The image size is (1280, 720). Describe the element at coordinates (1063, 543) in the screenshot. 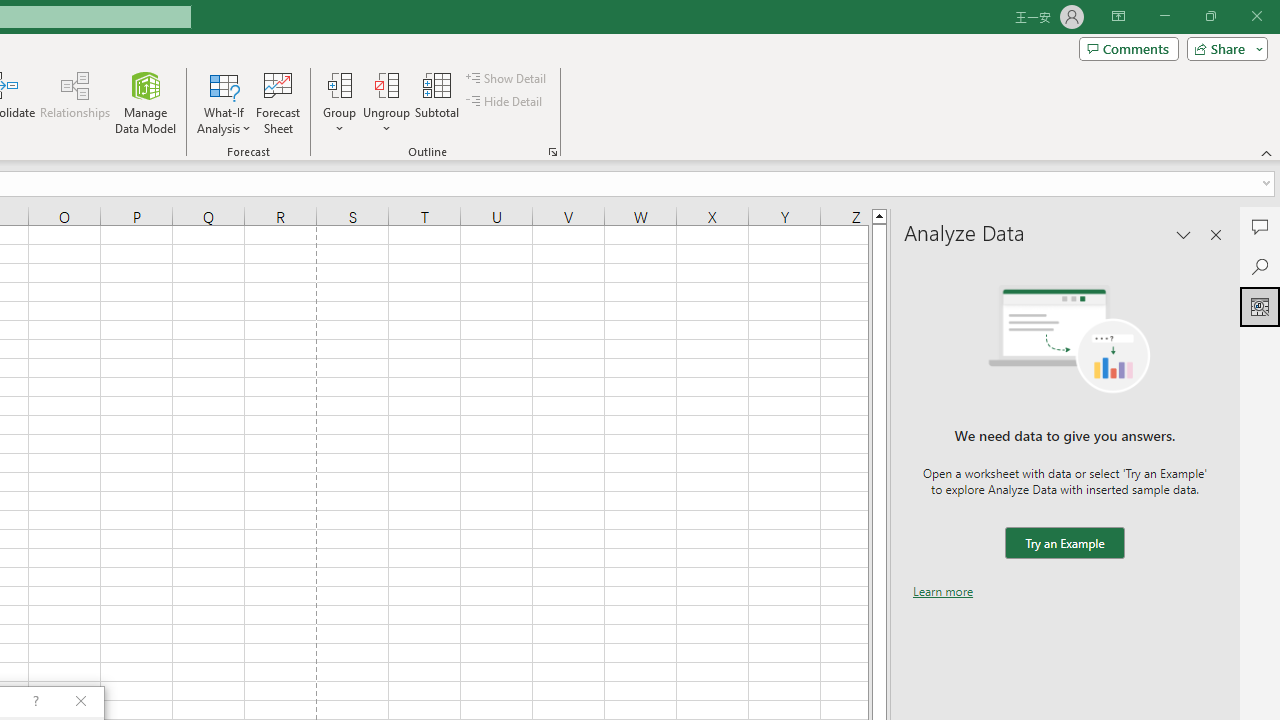

I see `'We need data to give you answers. Try an Example'` at that location.